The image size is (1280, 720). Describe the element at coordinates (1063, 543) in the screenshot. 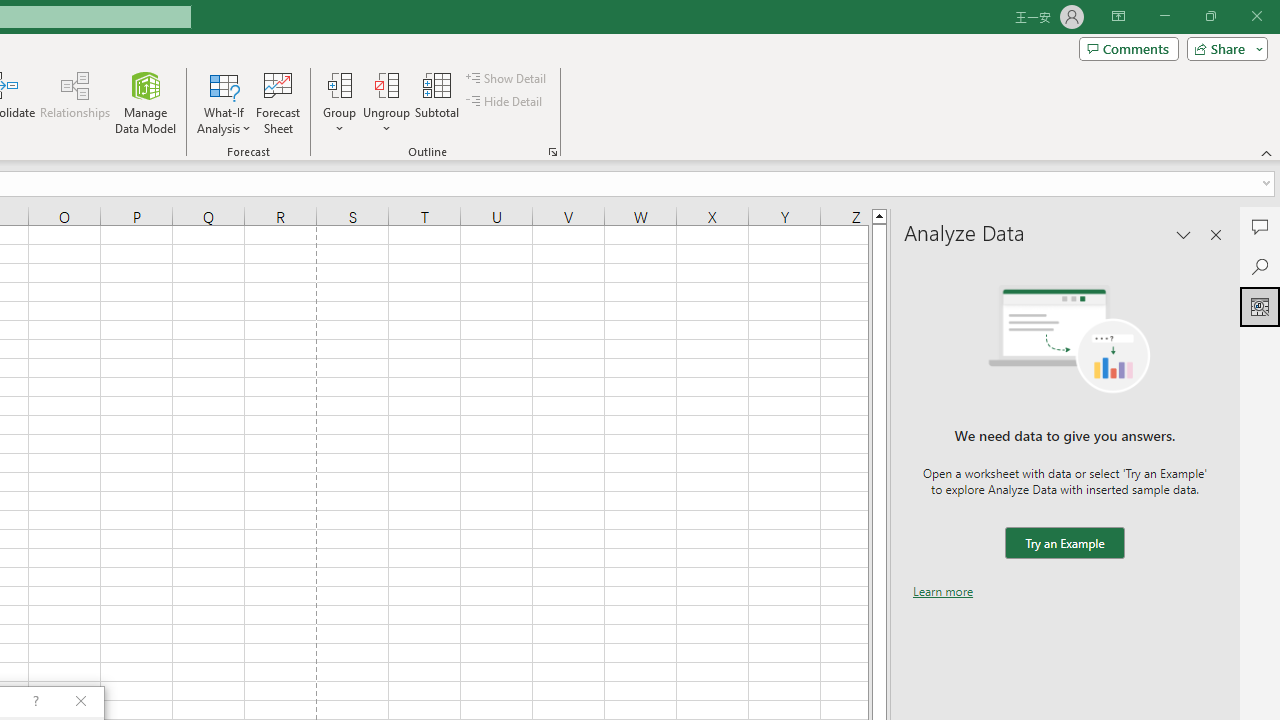

I see `'We need data to give you answers. Try an Example'` at that location.